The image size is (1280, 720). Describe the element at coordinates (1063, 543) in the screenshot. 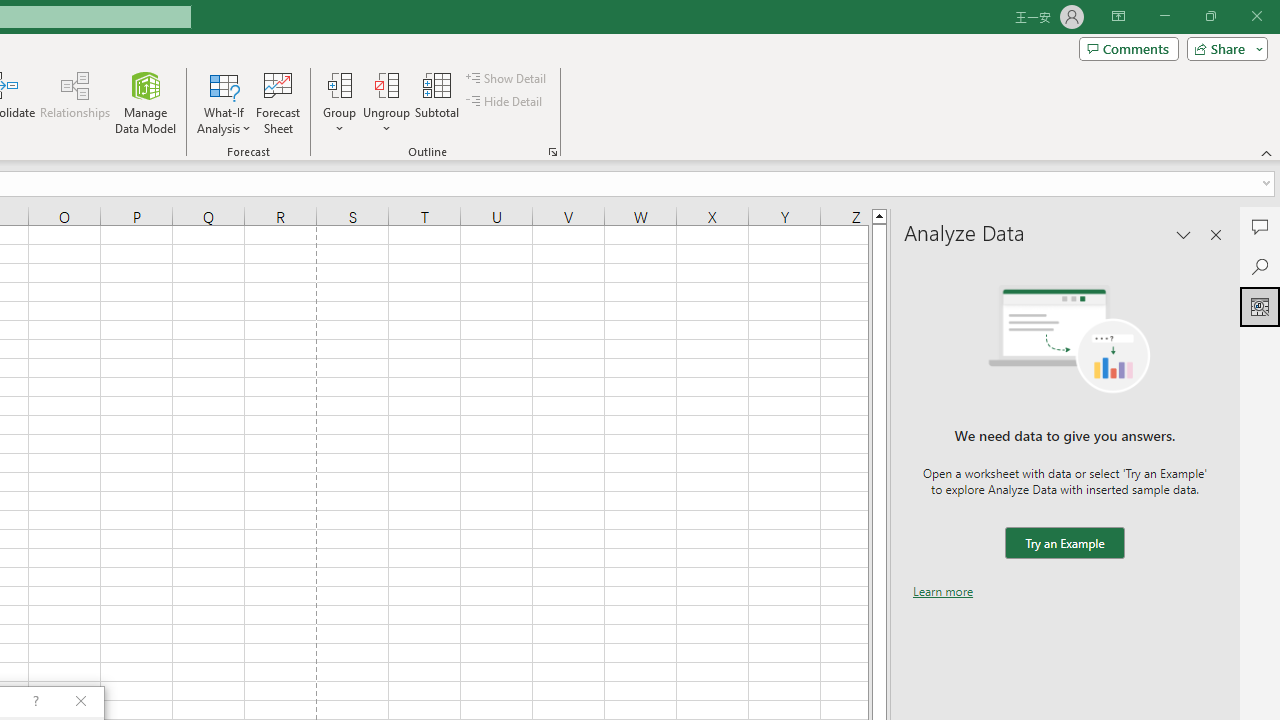

I see `'We need data to give you answers. Try an Example'` at that location.